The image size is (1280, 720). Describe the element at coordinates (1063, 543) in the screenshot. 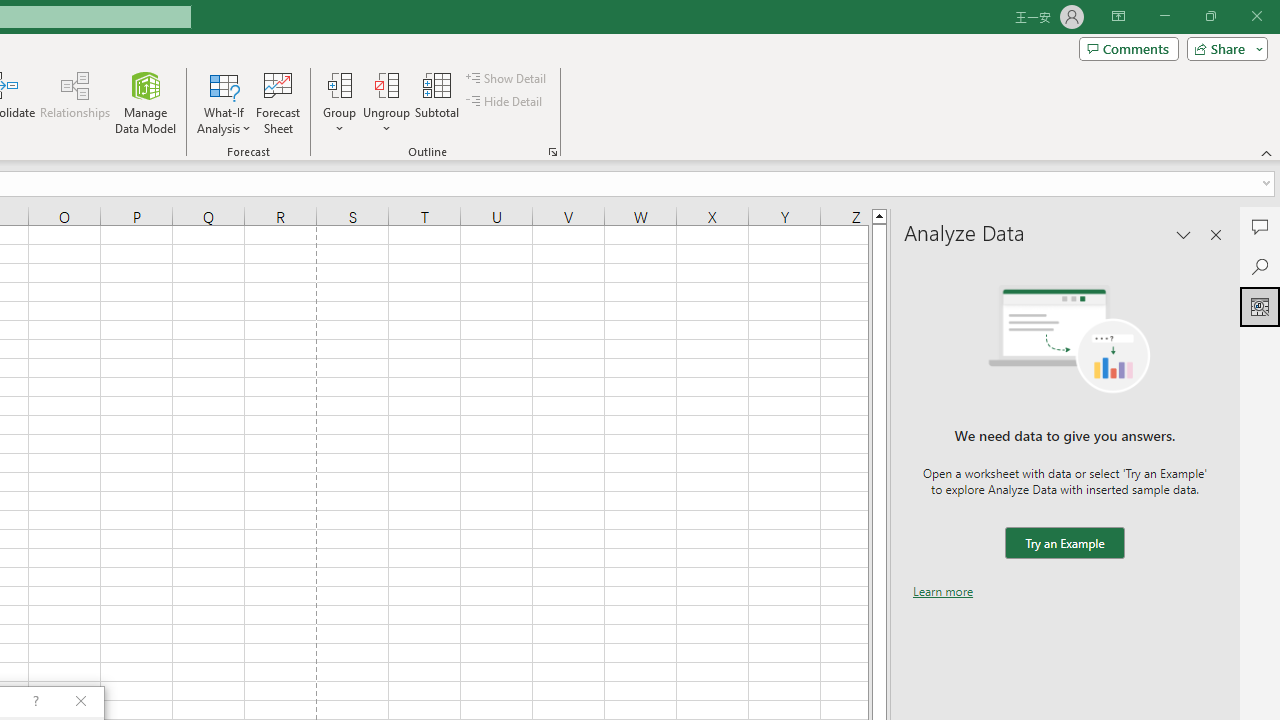

I see `'We need data to give you answers. Try an Example'` at that location.